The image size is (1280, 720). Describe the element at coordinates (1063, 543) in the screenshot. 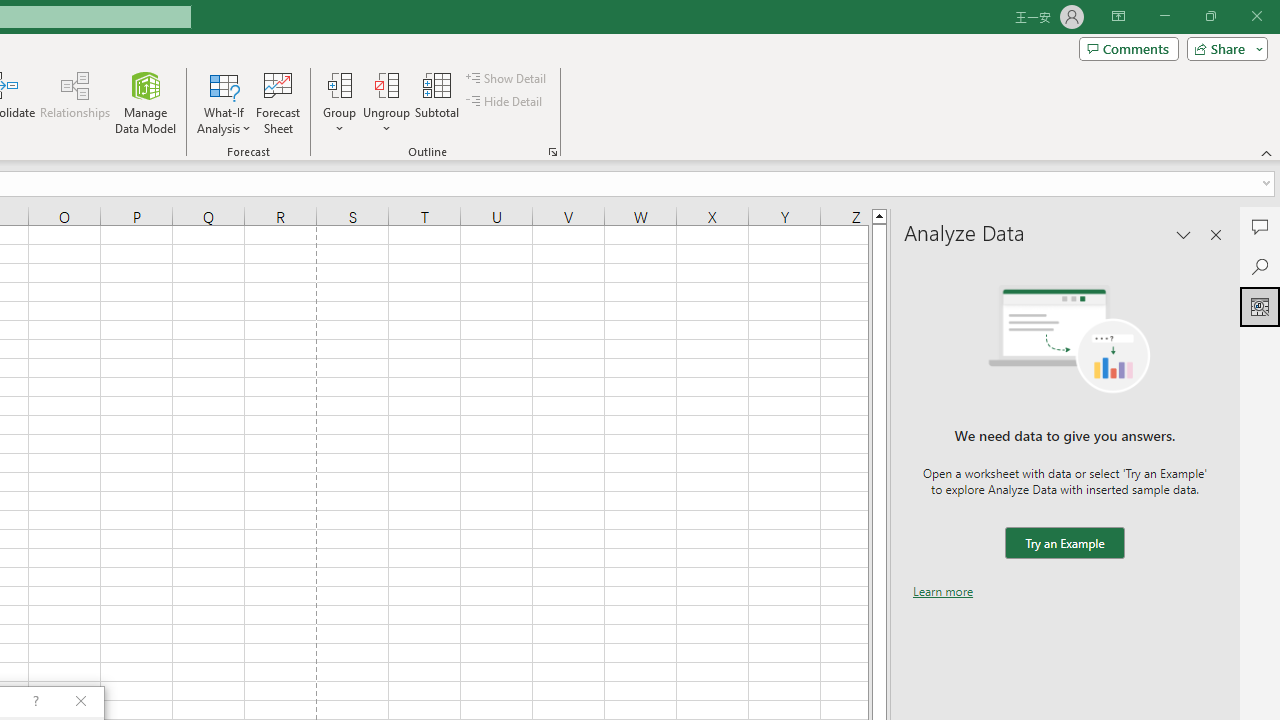

I see `'We need data to give you answers. Try an Example'` at that location.